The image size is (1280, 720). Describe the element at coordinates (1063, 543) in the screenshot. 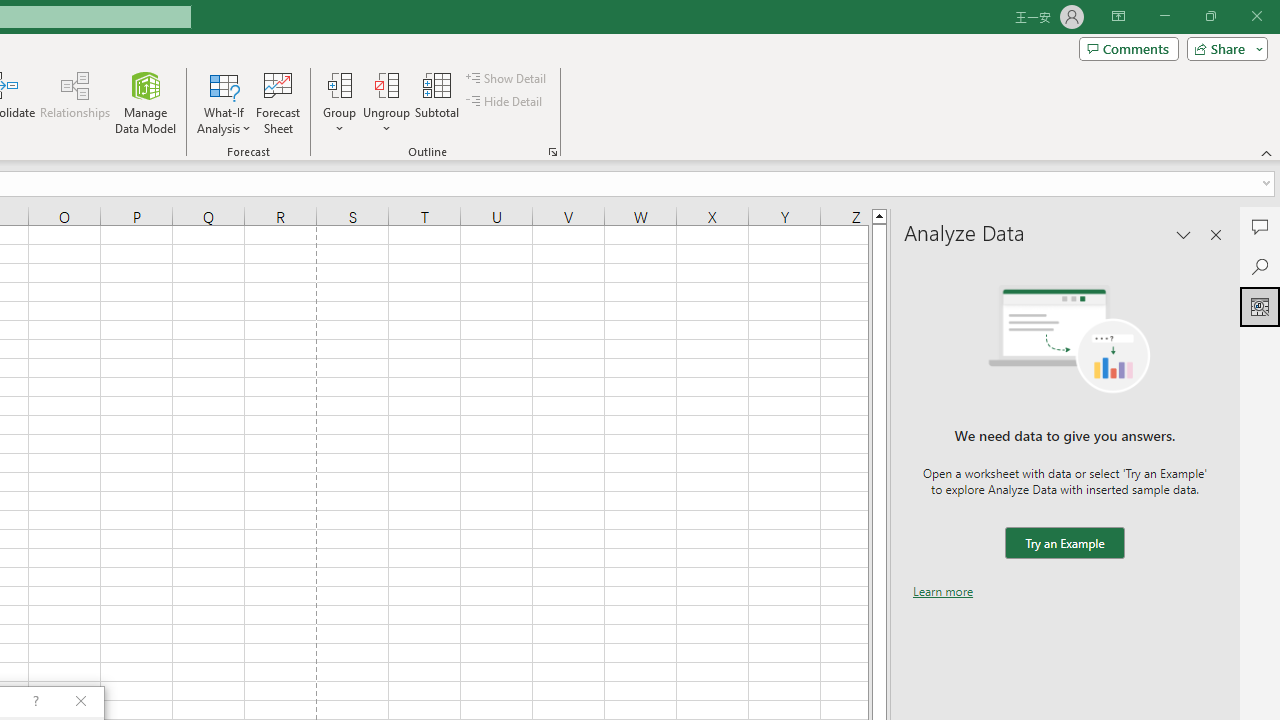

I see `'We need data to give you answers. Try an Example'` at that location.